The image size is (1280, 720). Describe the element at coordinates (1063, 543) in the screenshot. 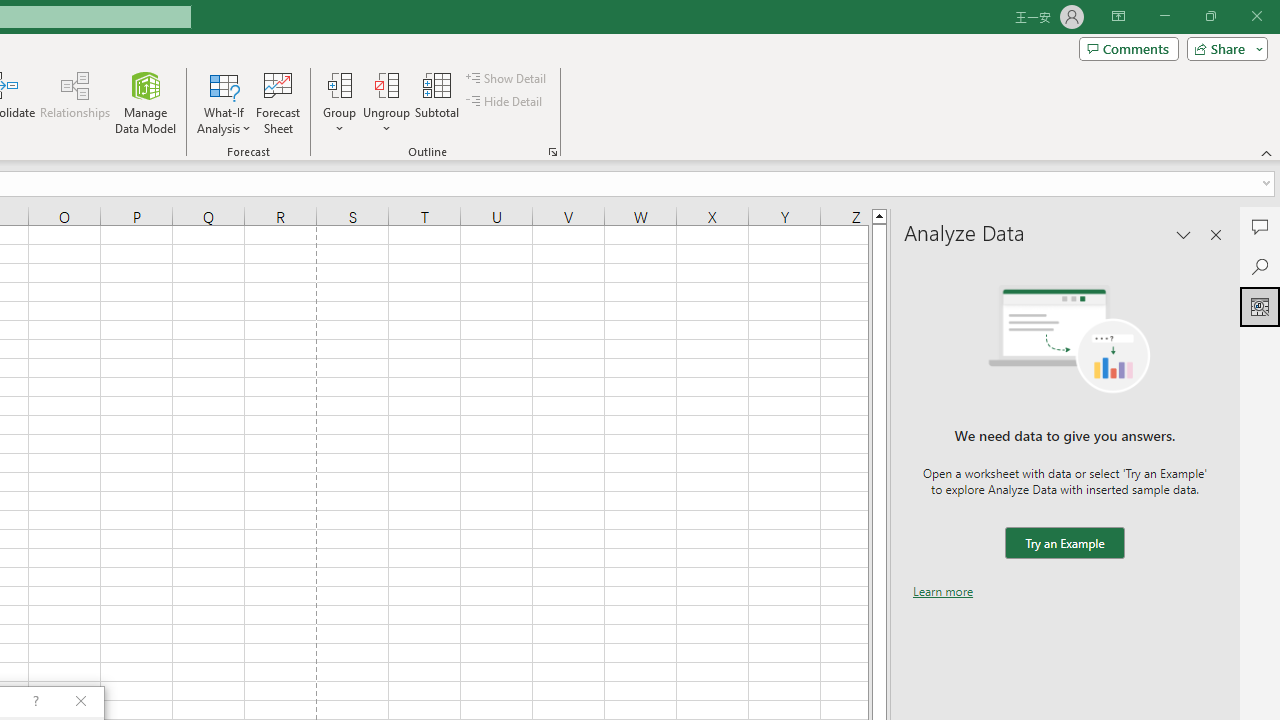

I see `'We need data to give you answers. Try an Example'` at that location.